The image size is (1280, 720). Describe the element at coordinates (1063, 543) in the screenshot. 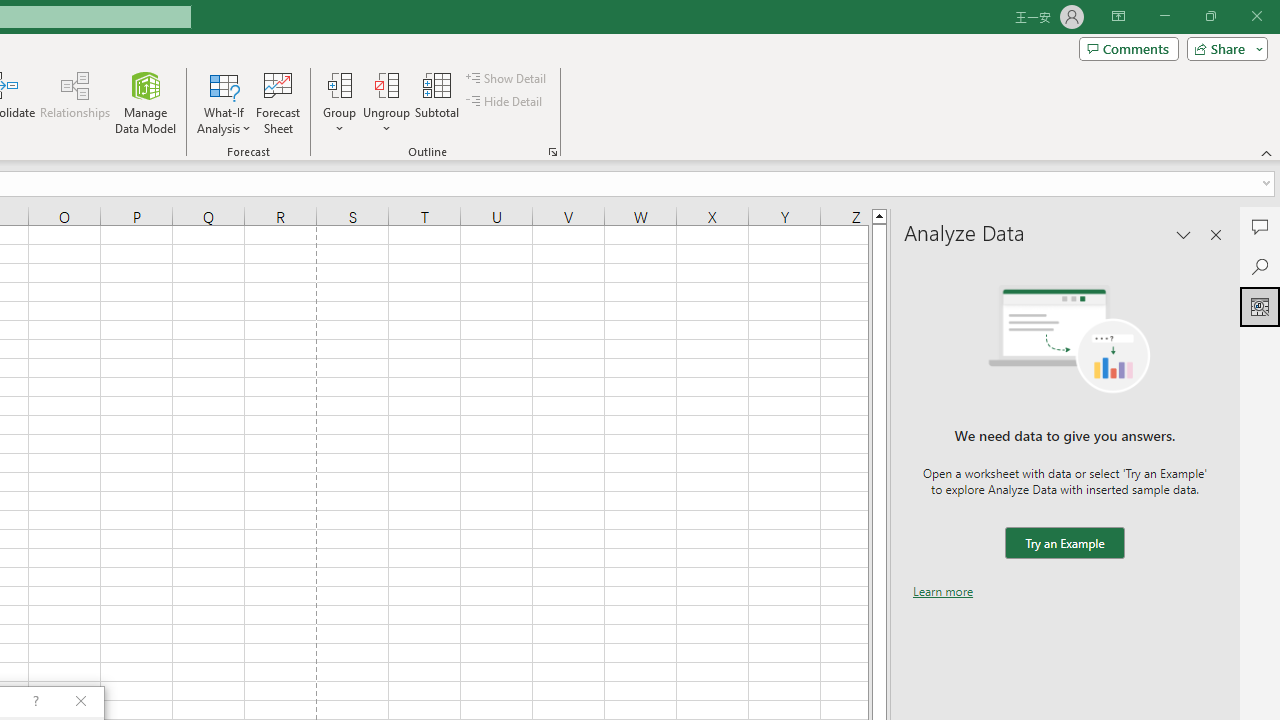

I see `'We need data to give you answers. Try an Example'` at that location.